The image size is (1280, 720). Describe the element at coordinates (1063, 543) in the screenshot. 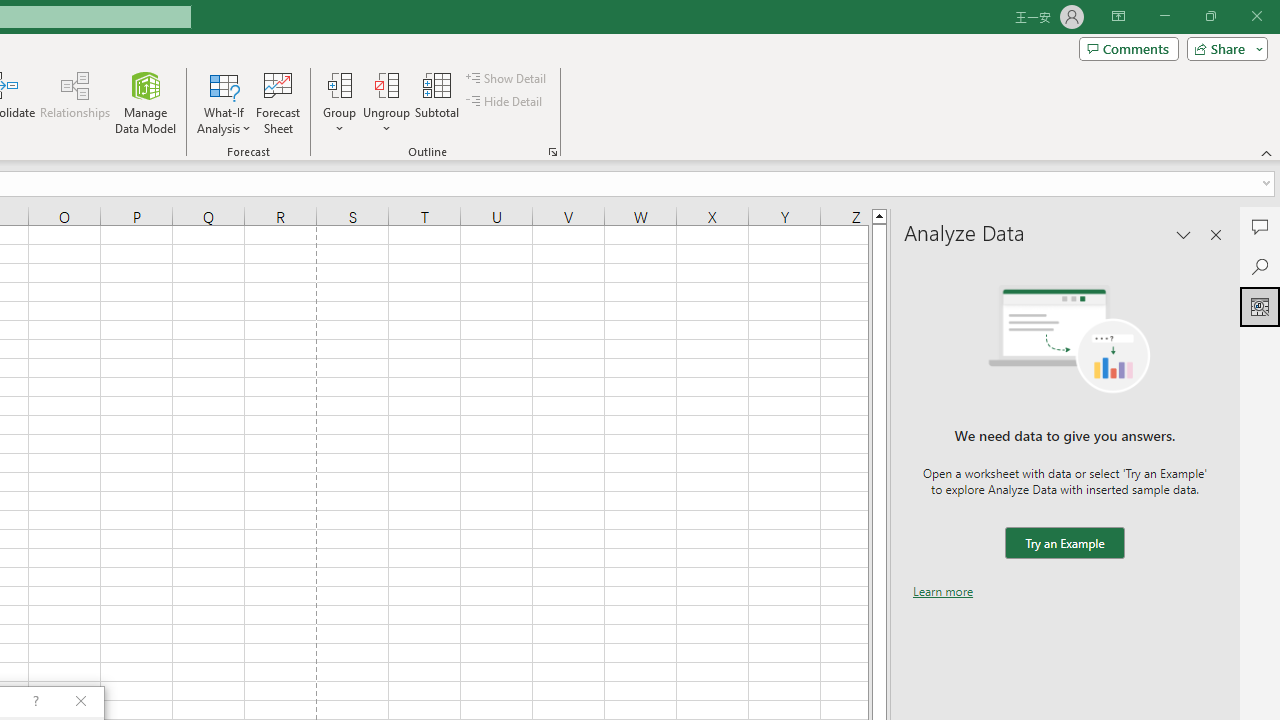

I see `'We need data to give you answers. Try an Example'` at that location.